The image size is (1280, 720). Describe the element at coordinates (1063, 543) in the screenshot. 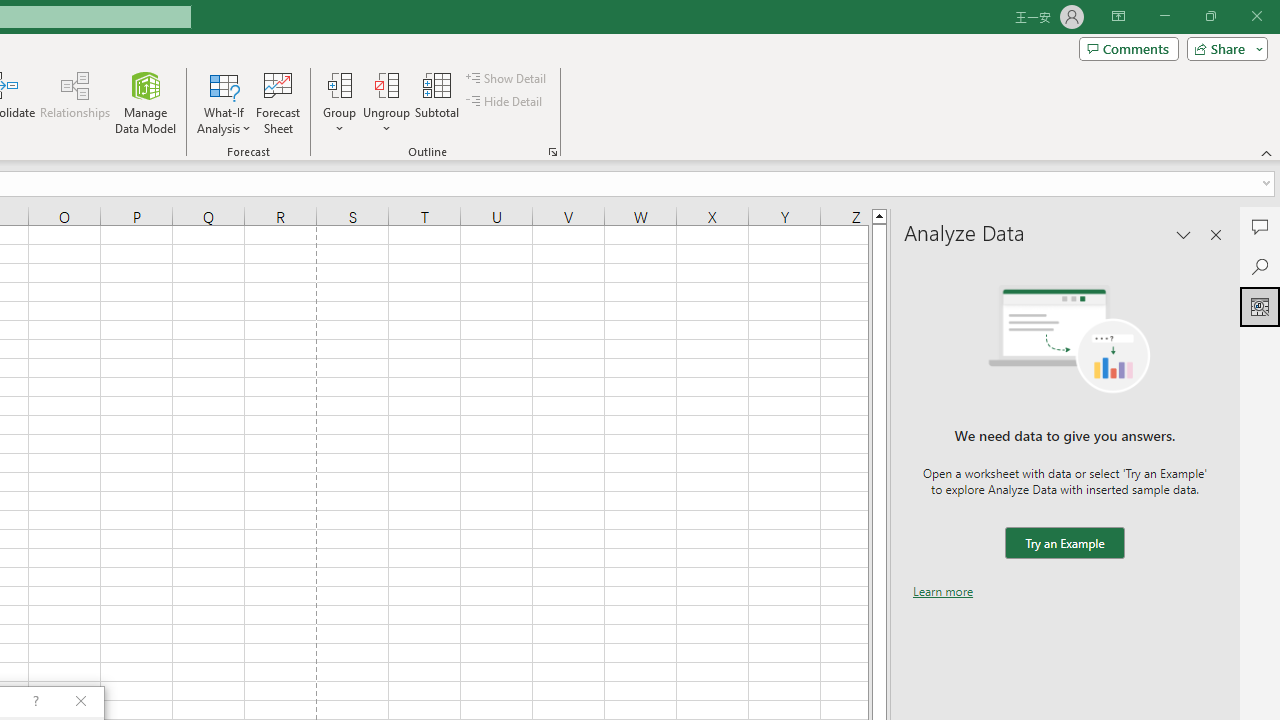

I see `'We need data to give you answers. Try an Example'` at that location.